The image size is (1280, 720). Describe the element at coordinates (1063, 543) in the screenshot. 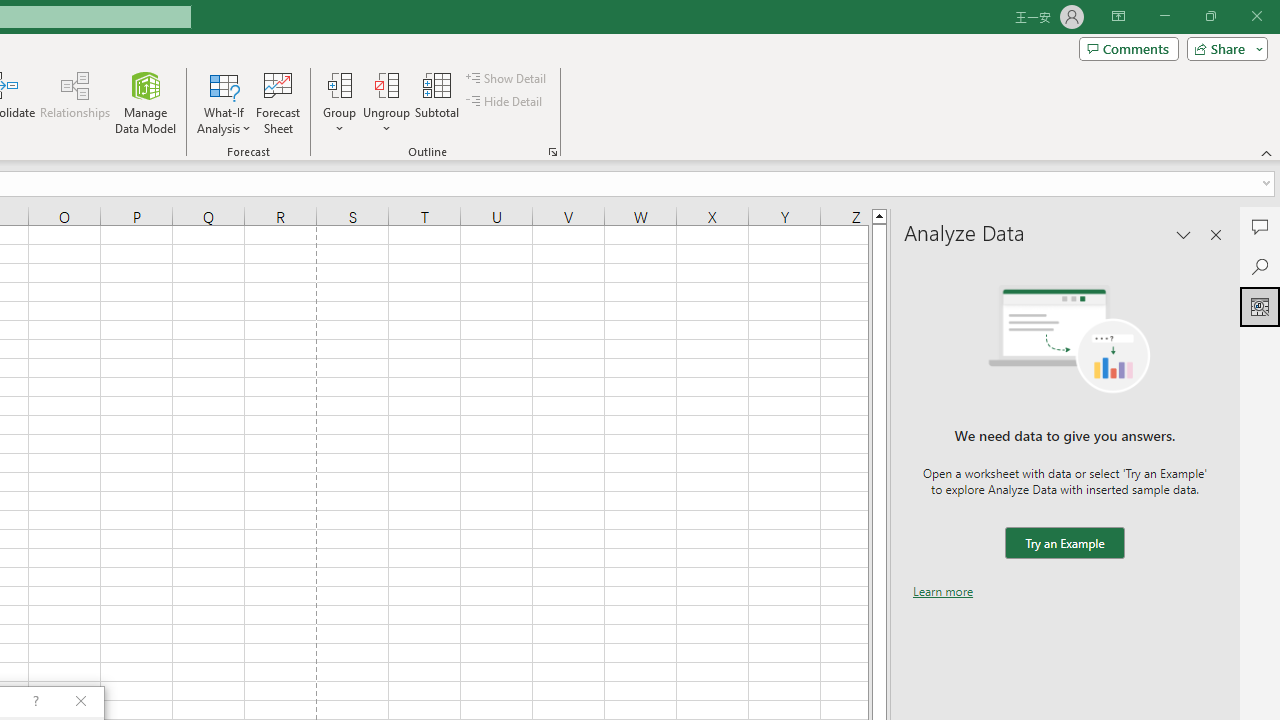

I see `'We need data to give you answers. Try an Example'` at that location.